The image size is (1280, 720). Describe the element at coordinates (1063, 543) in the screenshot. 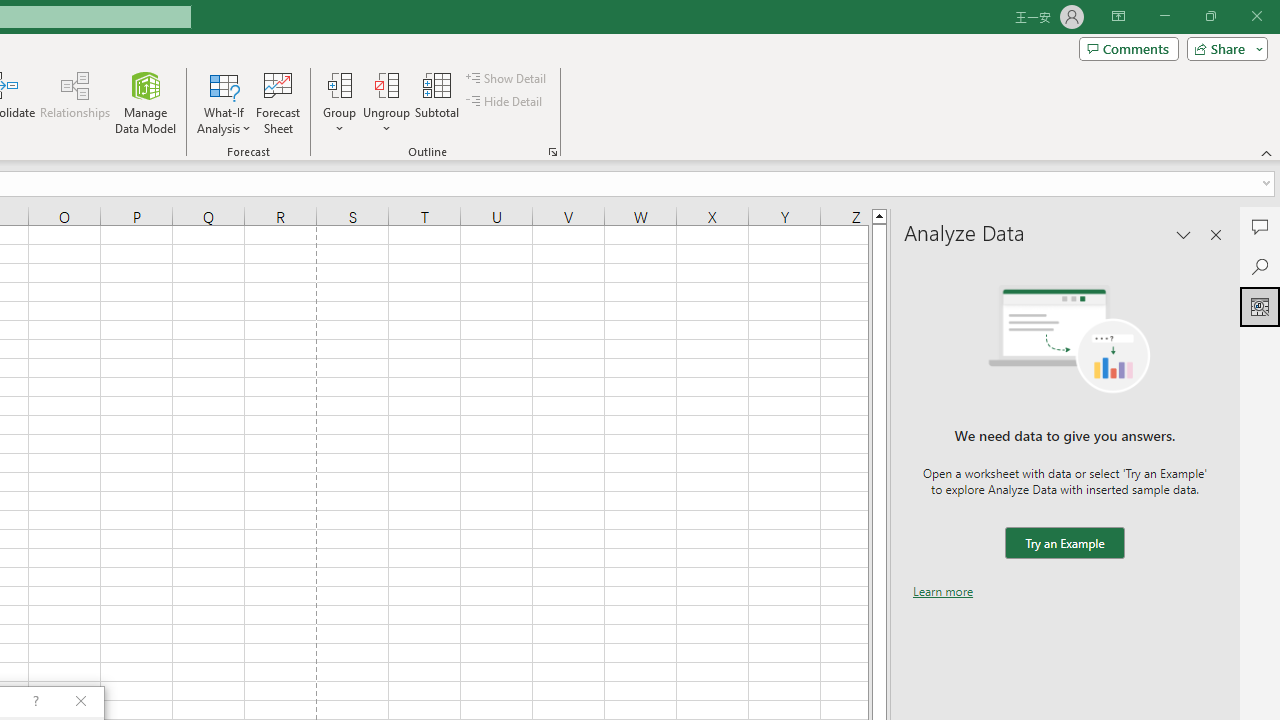

I see `'We need data to give you answers. Try an Example'` at that location.